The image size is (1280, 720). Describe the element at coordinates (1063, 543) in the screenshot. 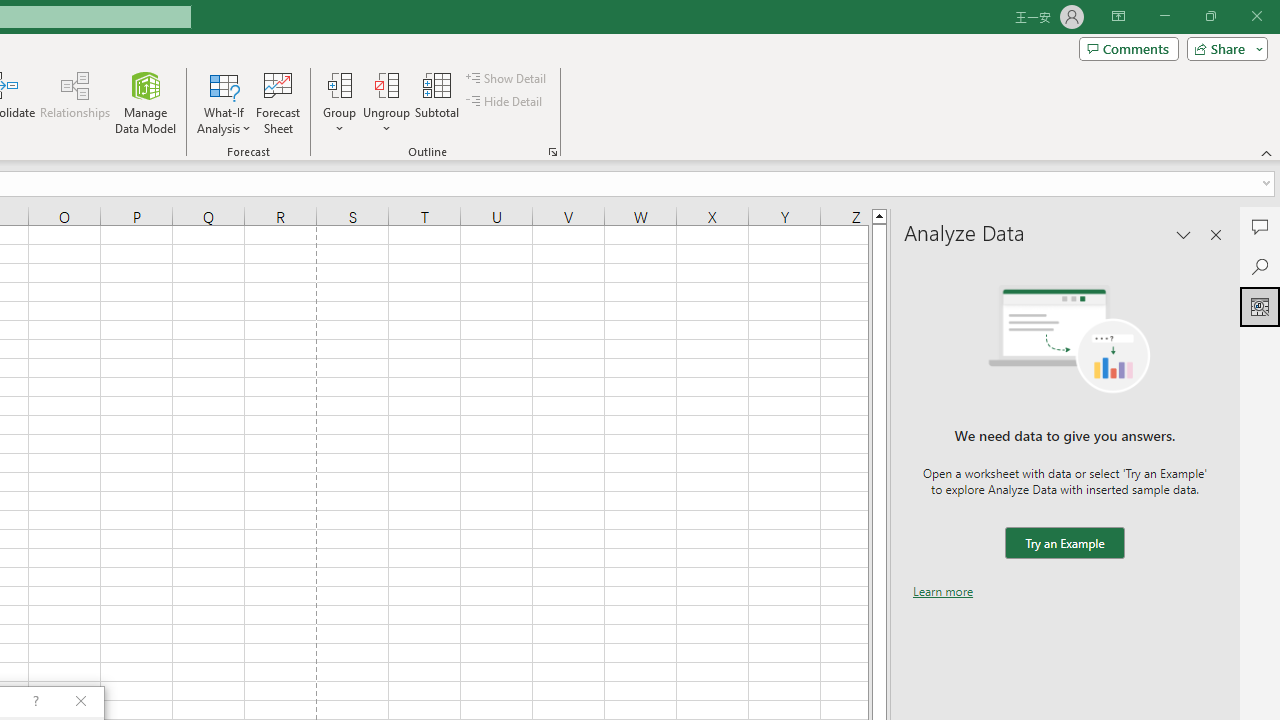

I see `'We need data to give you answers. Try an Example'` at that location.